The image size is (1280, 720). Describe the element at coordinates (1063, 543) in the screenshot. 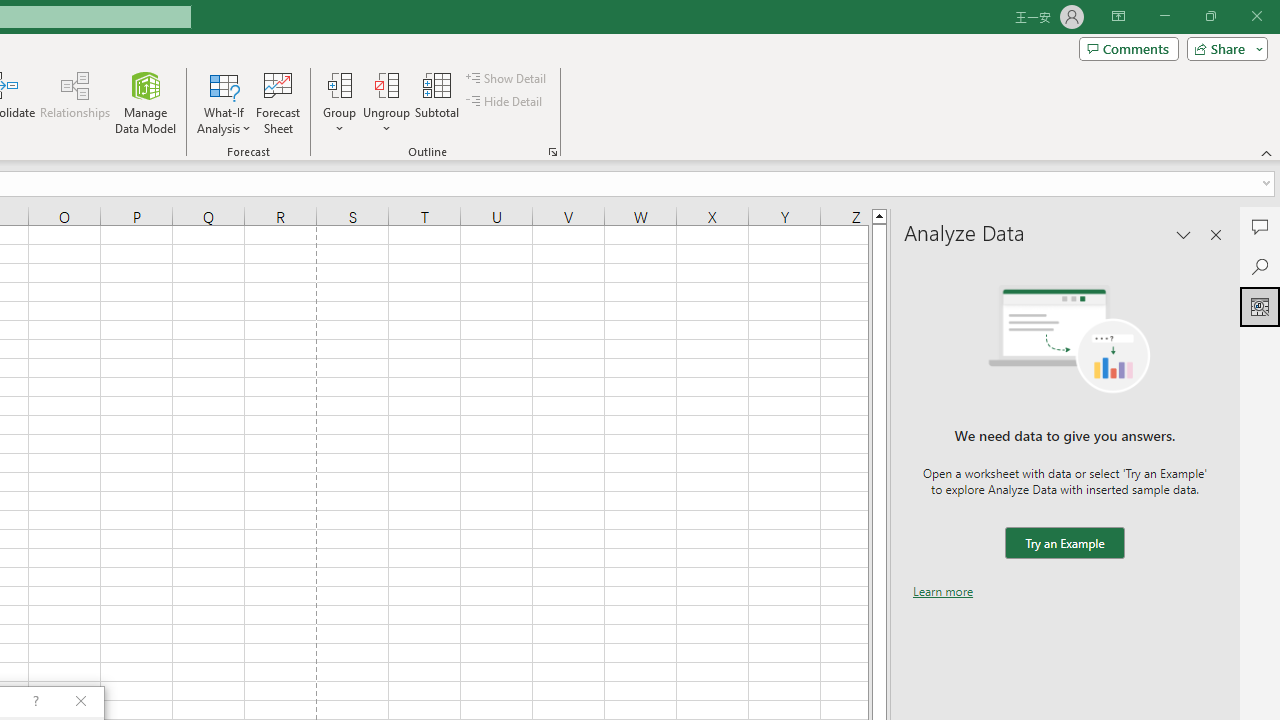

I see `'We need data to give you answers. Try an Example'` at that location.